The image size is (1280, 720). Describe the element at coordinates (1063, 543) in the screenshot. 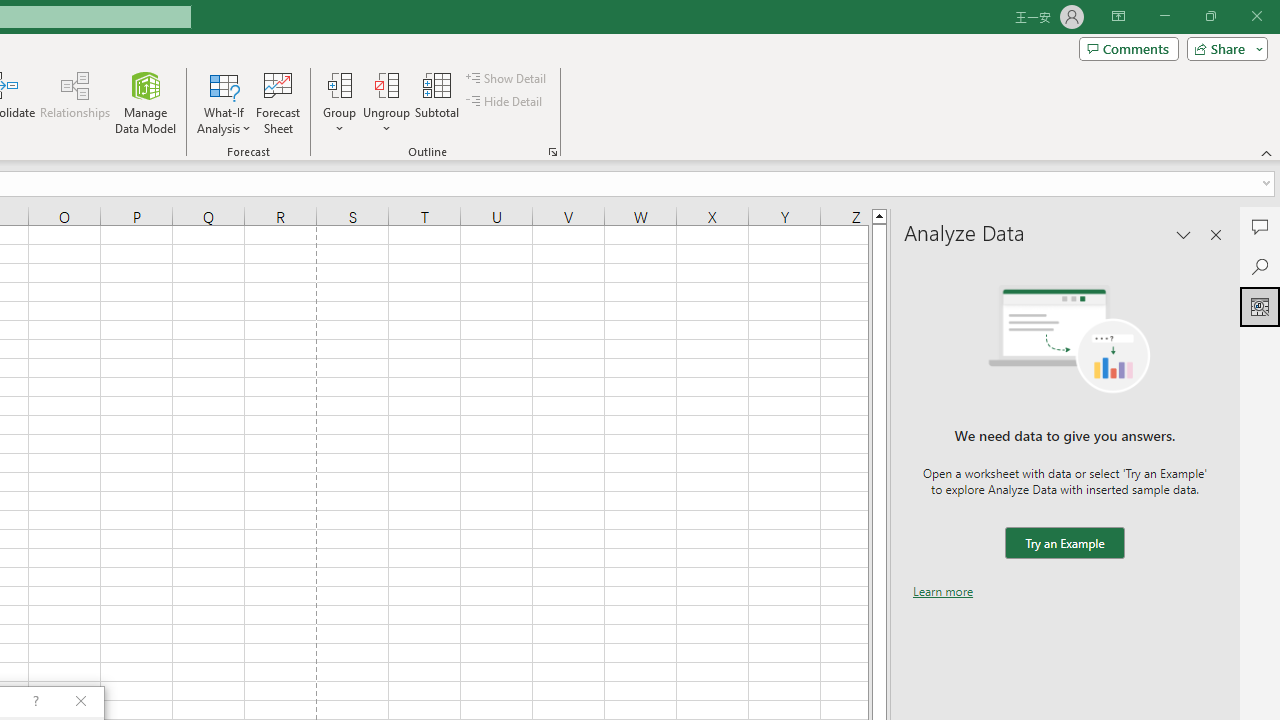

I see `'We need data to give you answers. Try an Example'` at that location.